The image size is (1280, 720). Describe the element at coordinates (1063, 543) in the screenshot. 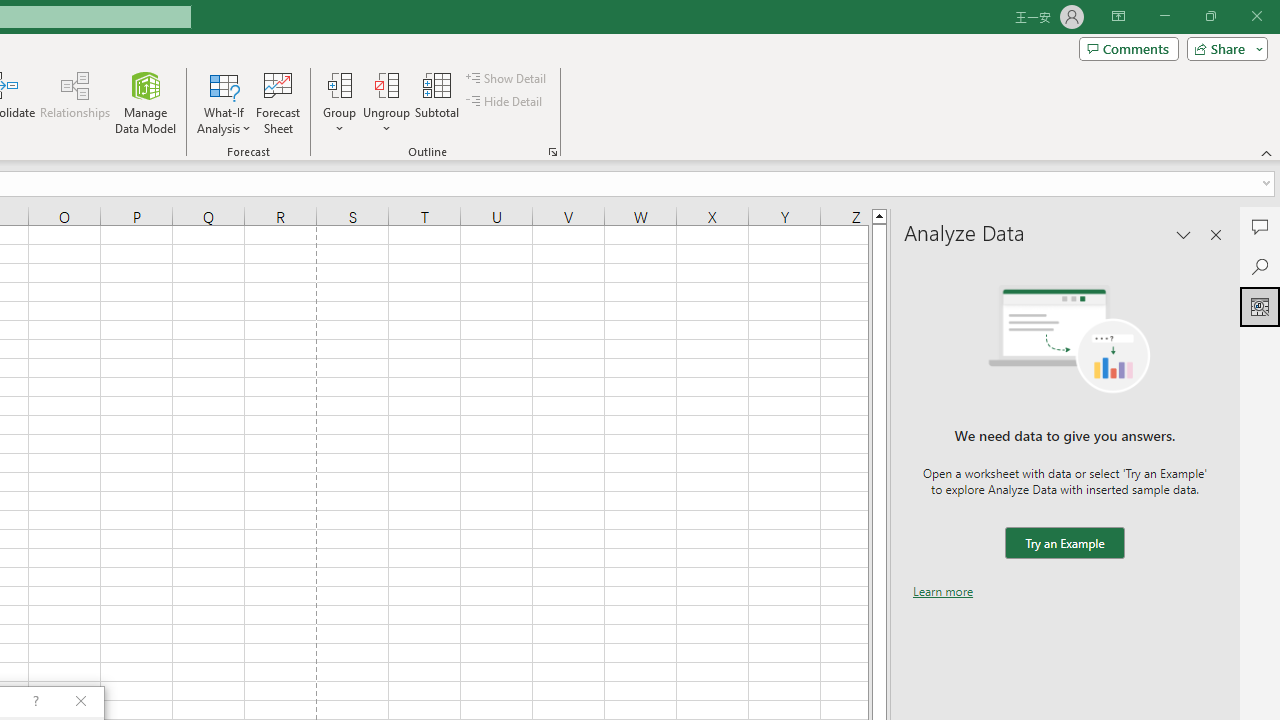

I see `'We need data to give you answers. Try an Example'` at that location.